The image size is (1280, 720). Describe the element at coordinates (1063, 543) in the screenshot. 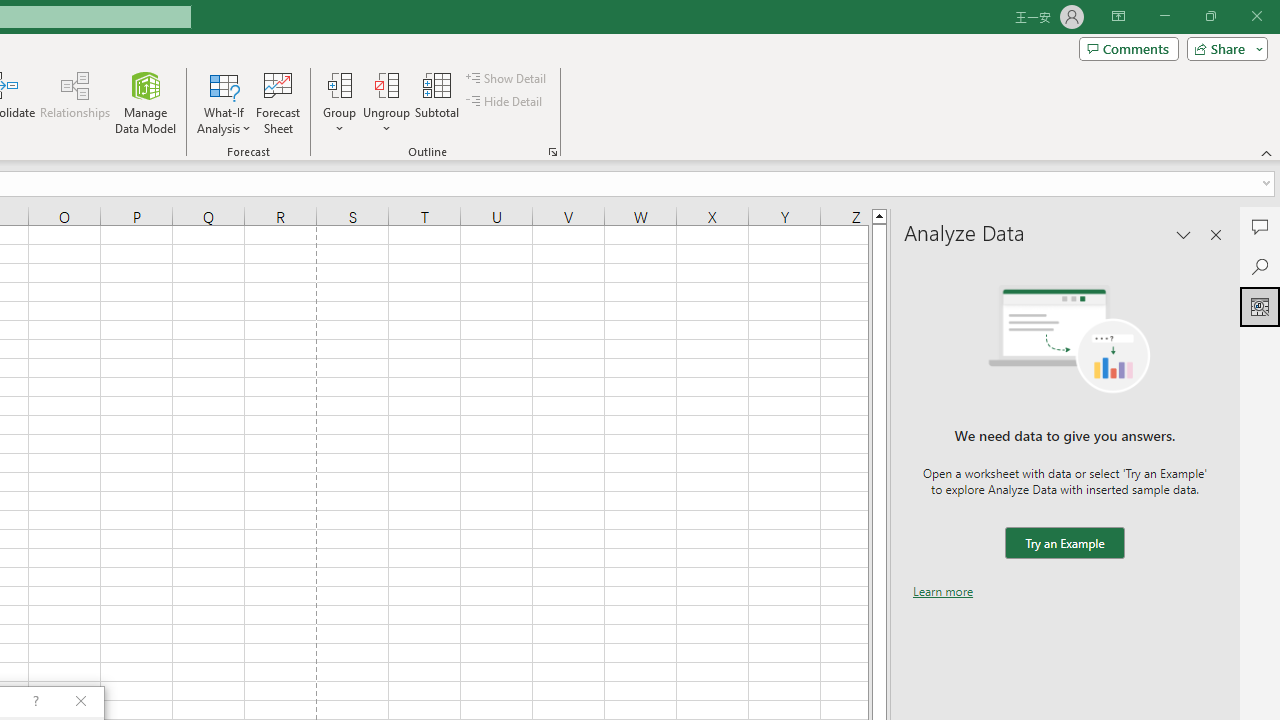

I see `'We need data to give you answers. Try an Example'` at that location.